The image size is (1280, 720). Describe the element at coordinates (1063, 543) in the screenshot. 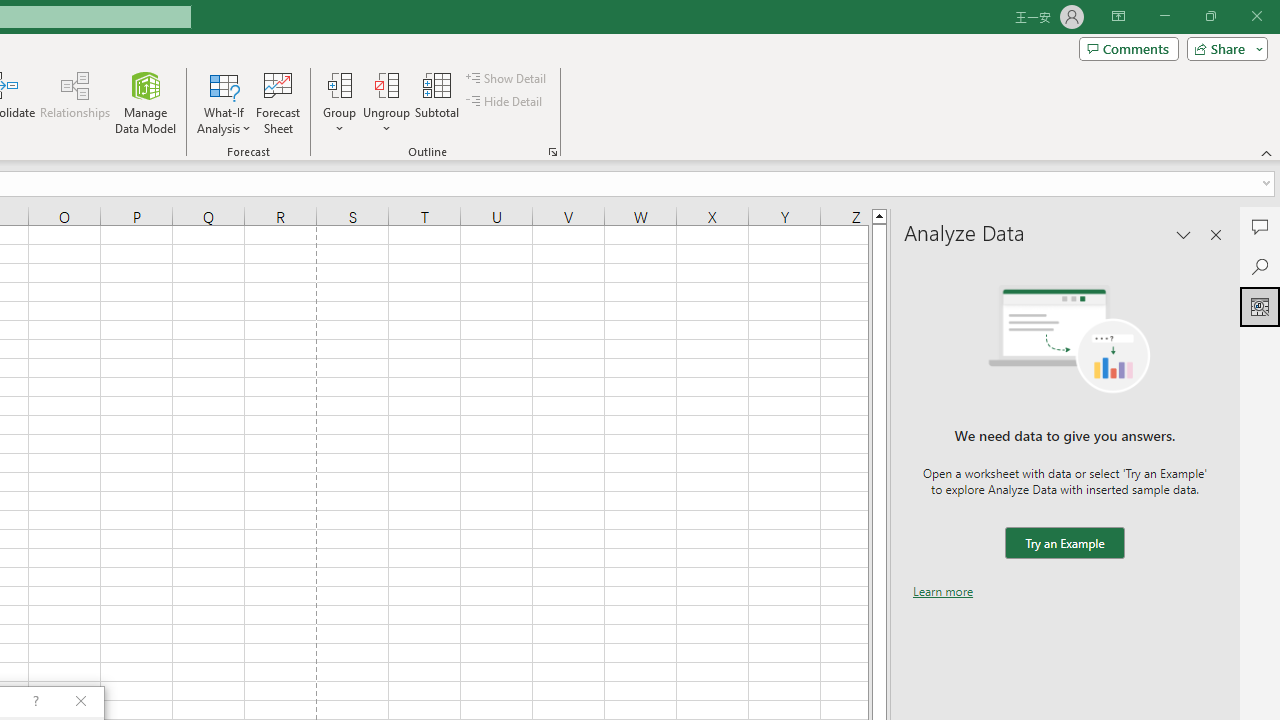

I see `'We need data to give you answers. Try an Example'` at that location.